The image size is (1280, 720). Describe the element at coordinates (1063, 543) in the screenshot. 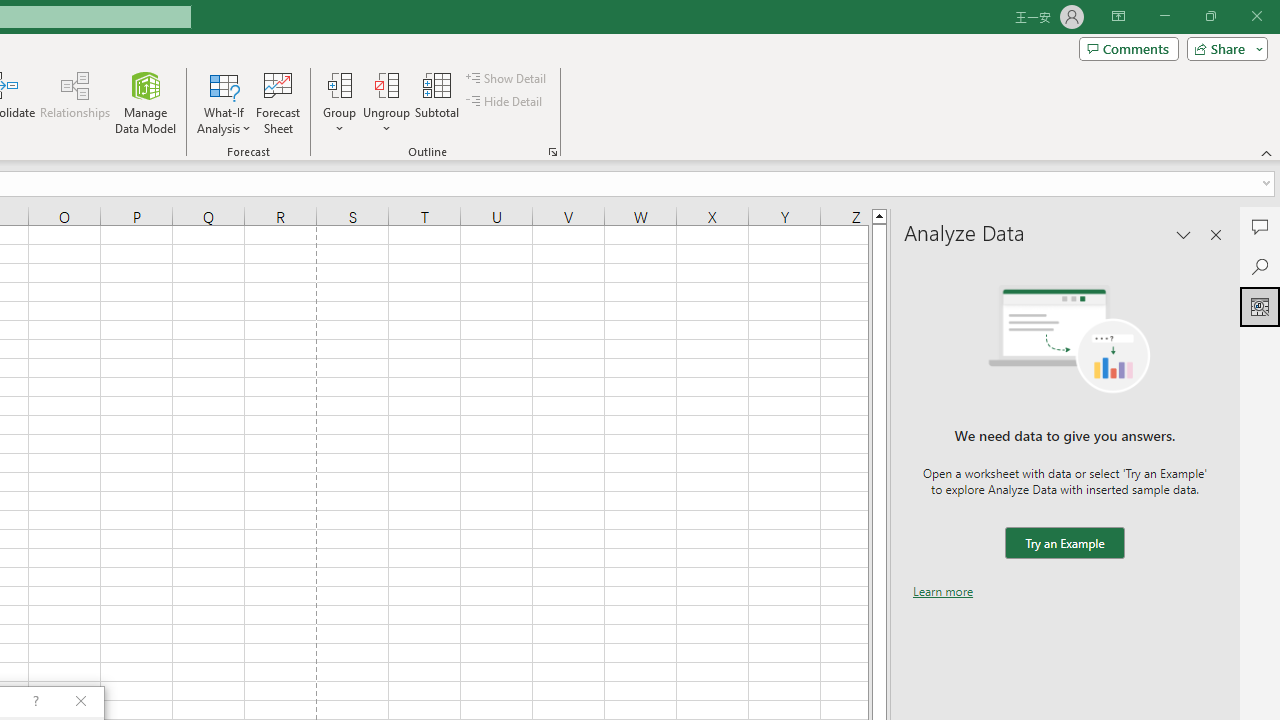

I see `'We need data to give you answers. Try an Example'` at that location.